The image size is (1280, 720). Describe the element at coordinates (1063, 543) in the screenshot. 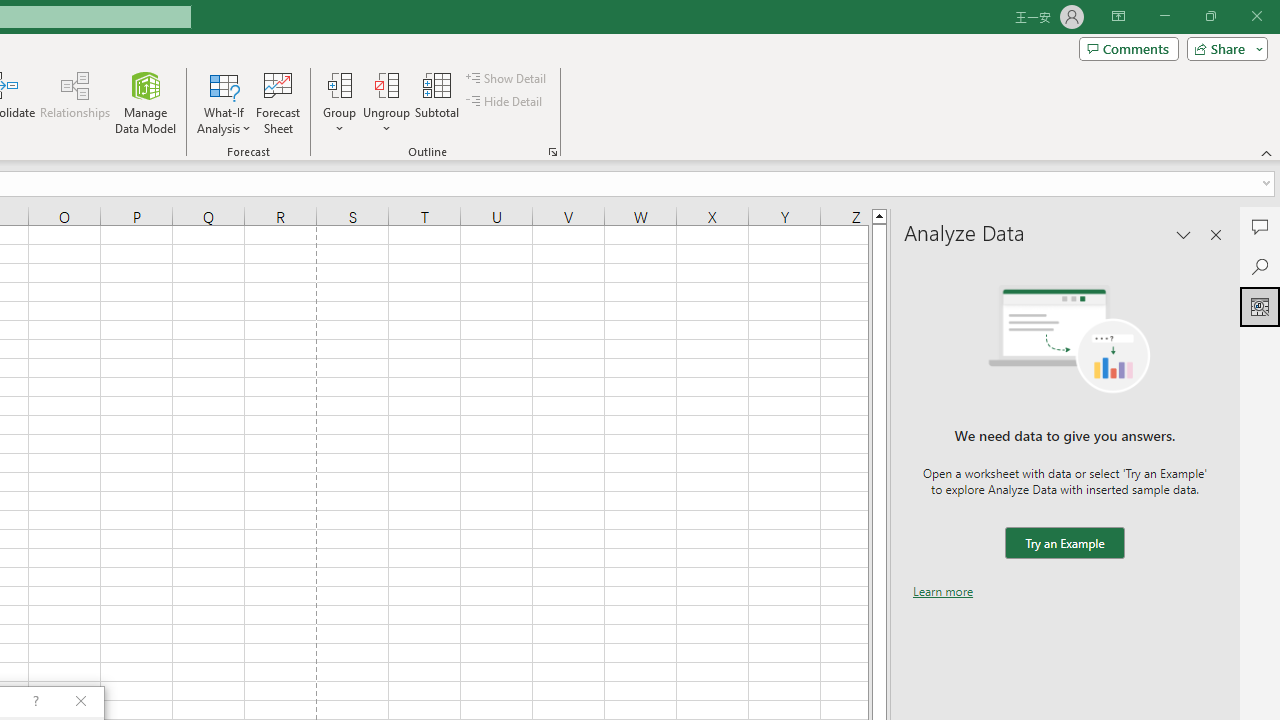

I see `'We need data to give you answers. Try an Example'` at that location.